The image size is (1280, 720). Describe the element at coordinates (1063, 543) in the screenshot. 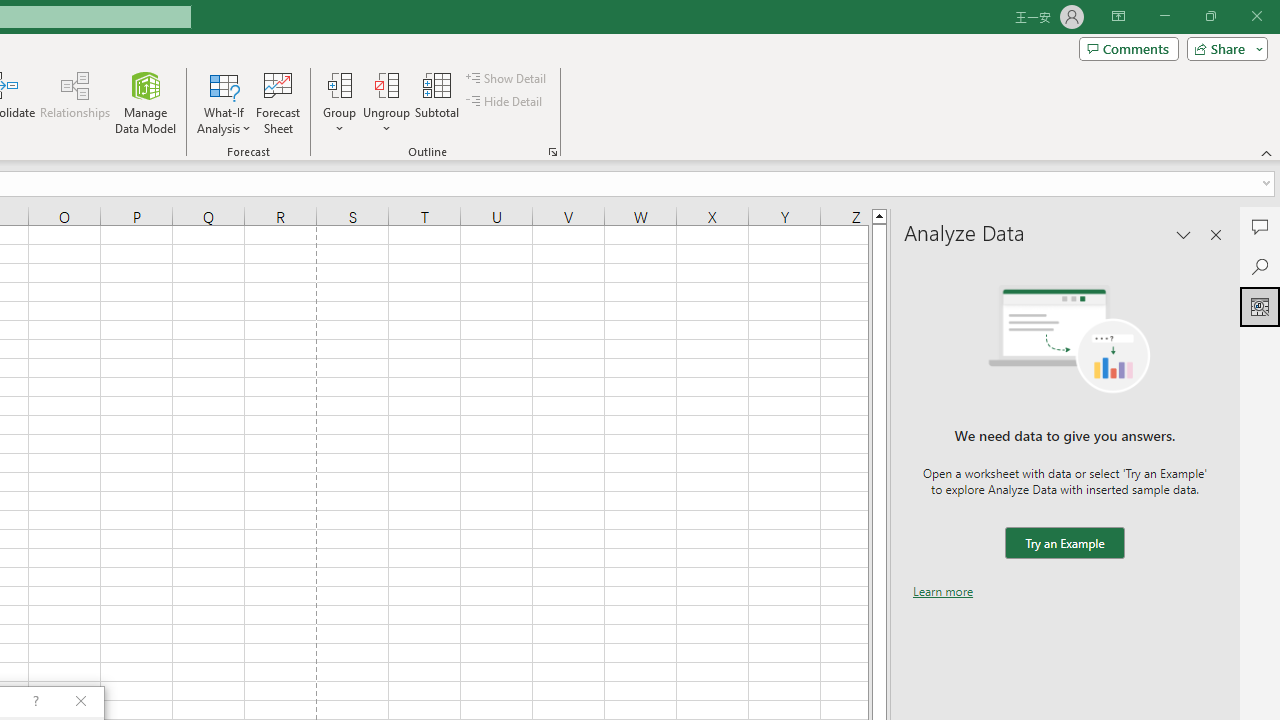

I see `'We need data to give you answers. Try an Example'` at that location.